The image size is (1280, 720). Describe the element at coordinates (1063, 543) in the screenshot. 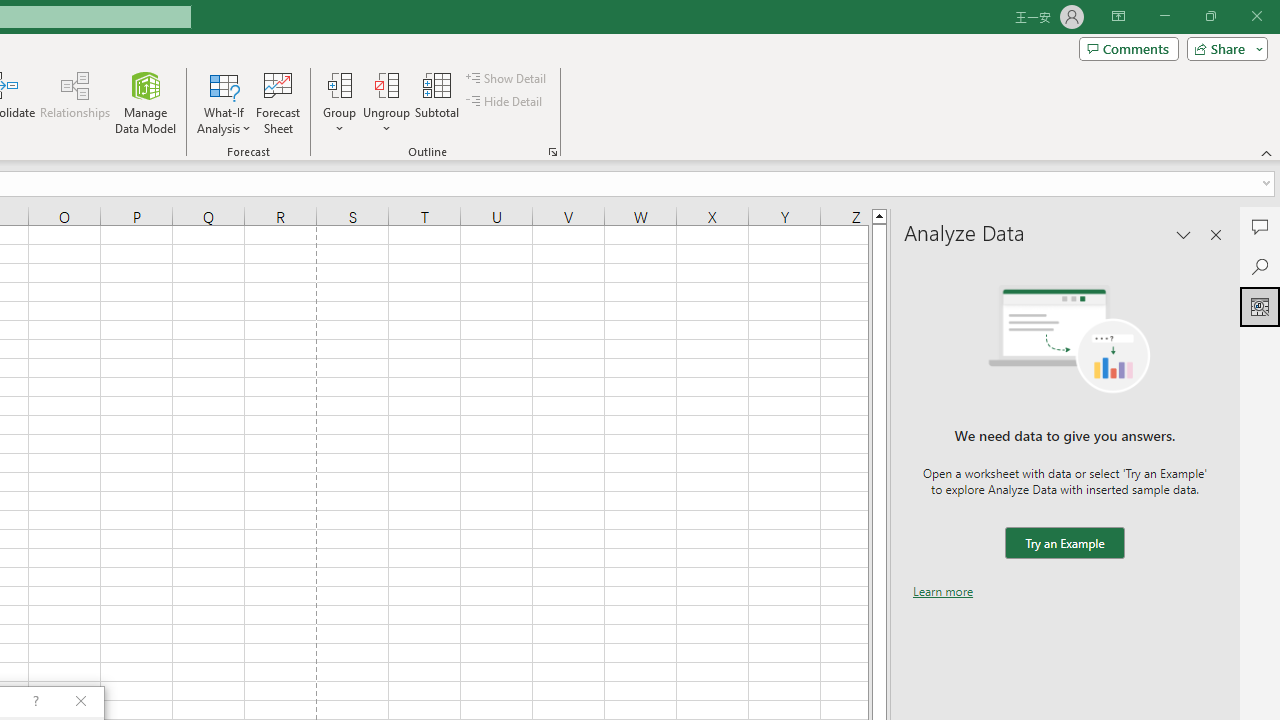

I see `'We need data to give you answers. Try an Example'` at that location.